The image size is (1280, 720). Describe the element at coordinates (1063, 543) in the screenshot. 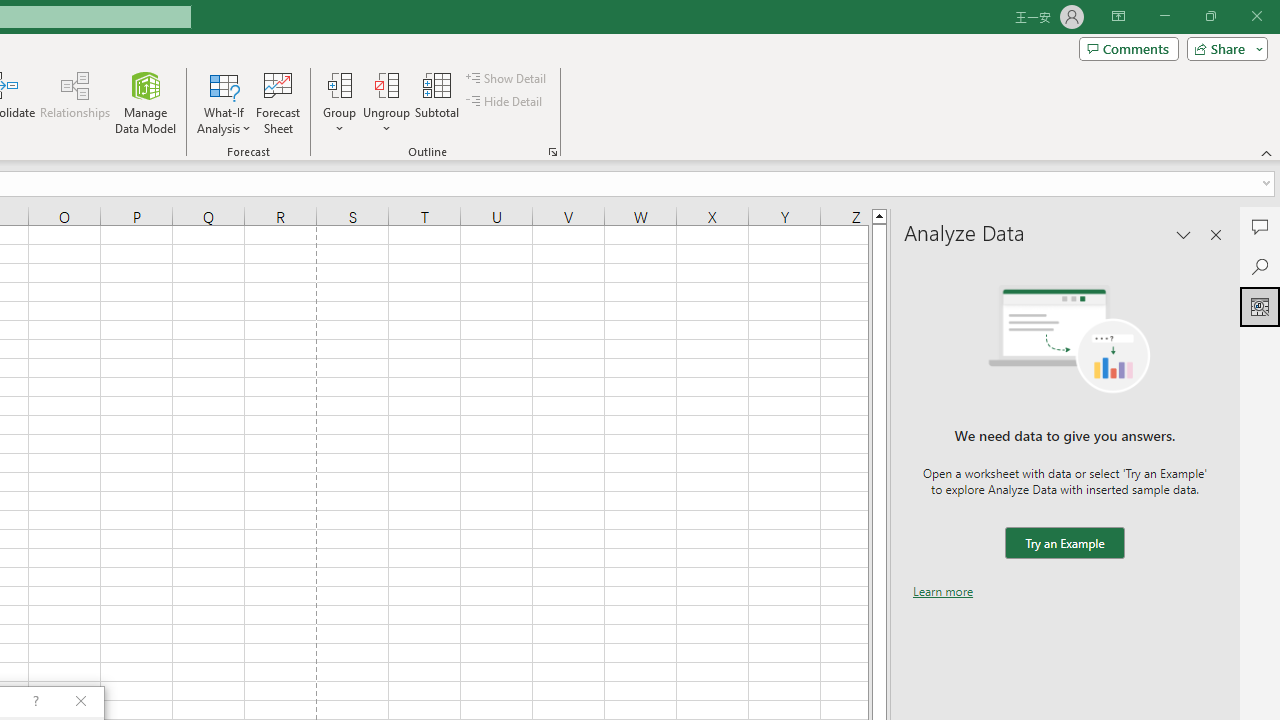

I see `'We need data to give you answers. Try an Example'` at that location.